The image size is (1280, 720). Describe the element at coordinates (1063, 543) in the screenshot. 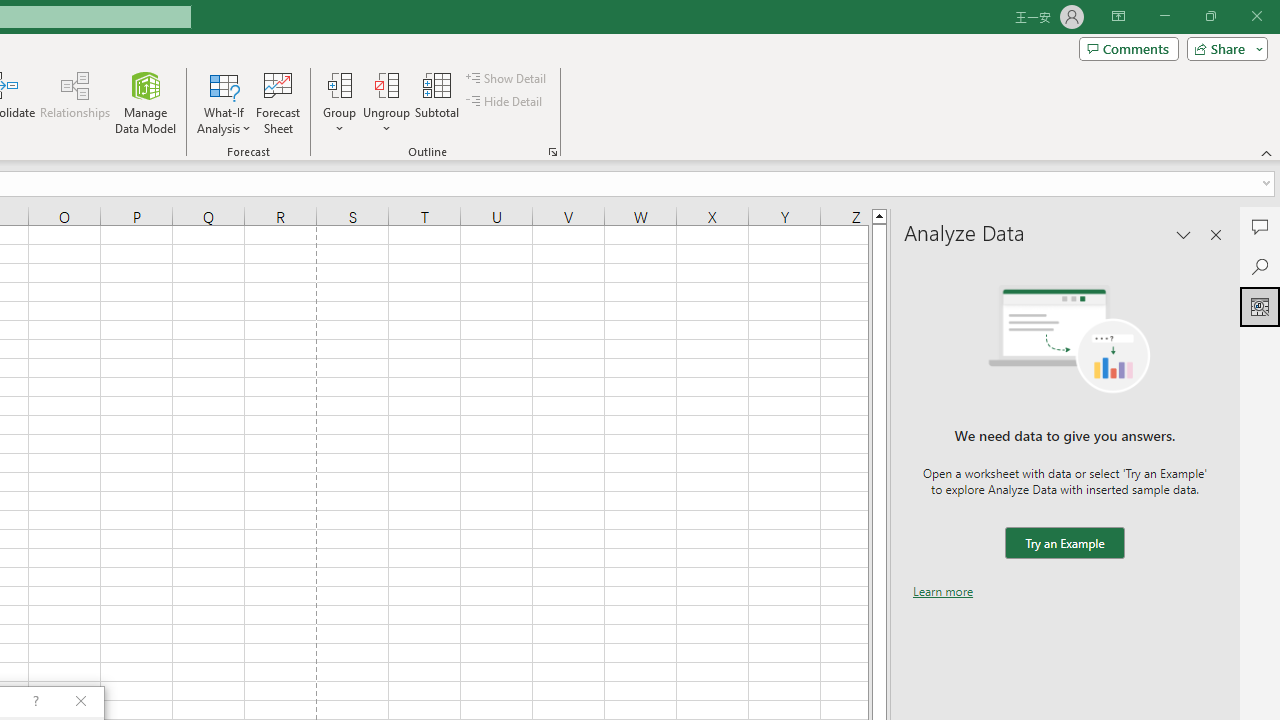

I see `'We need data to give you answers. Try an Example'` at that location.